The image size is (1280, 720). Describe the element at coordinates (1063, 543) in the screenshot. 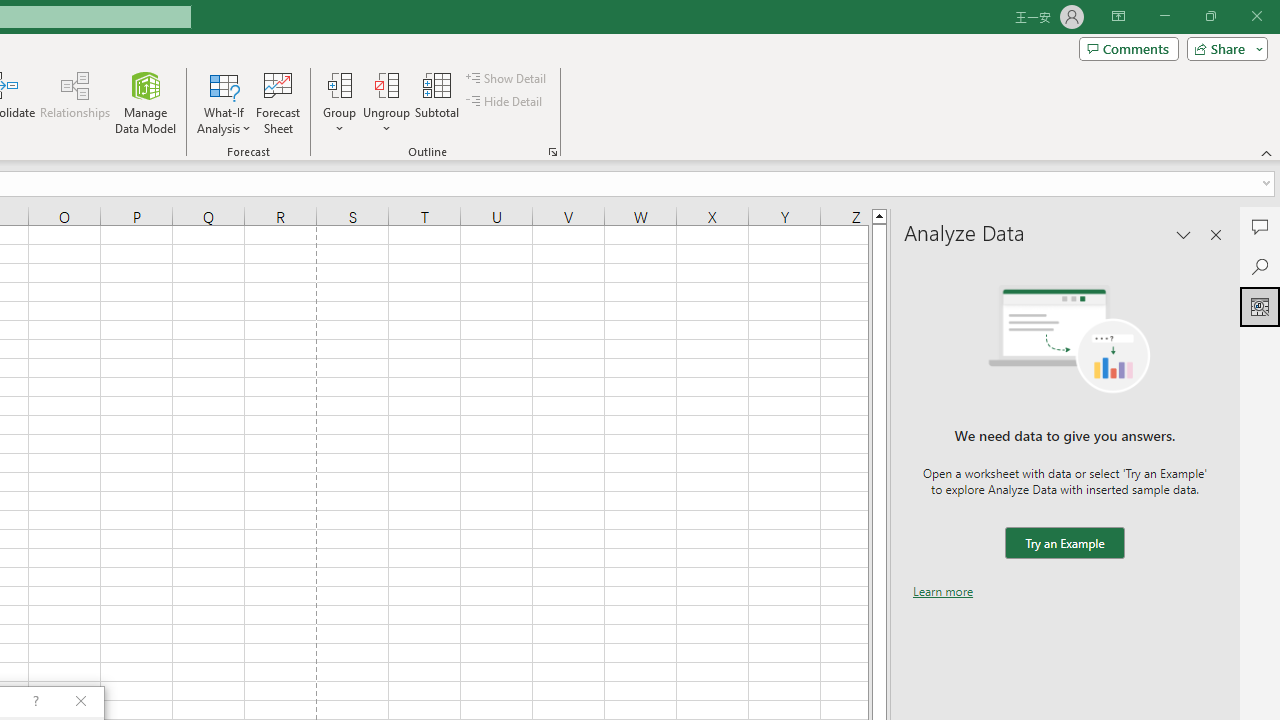

I see `'We need data to give you answers. Try an Example'` at that location.